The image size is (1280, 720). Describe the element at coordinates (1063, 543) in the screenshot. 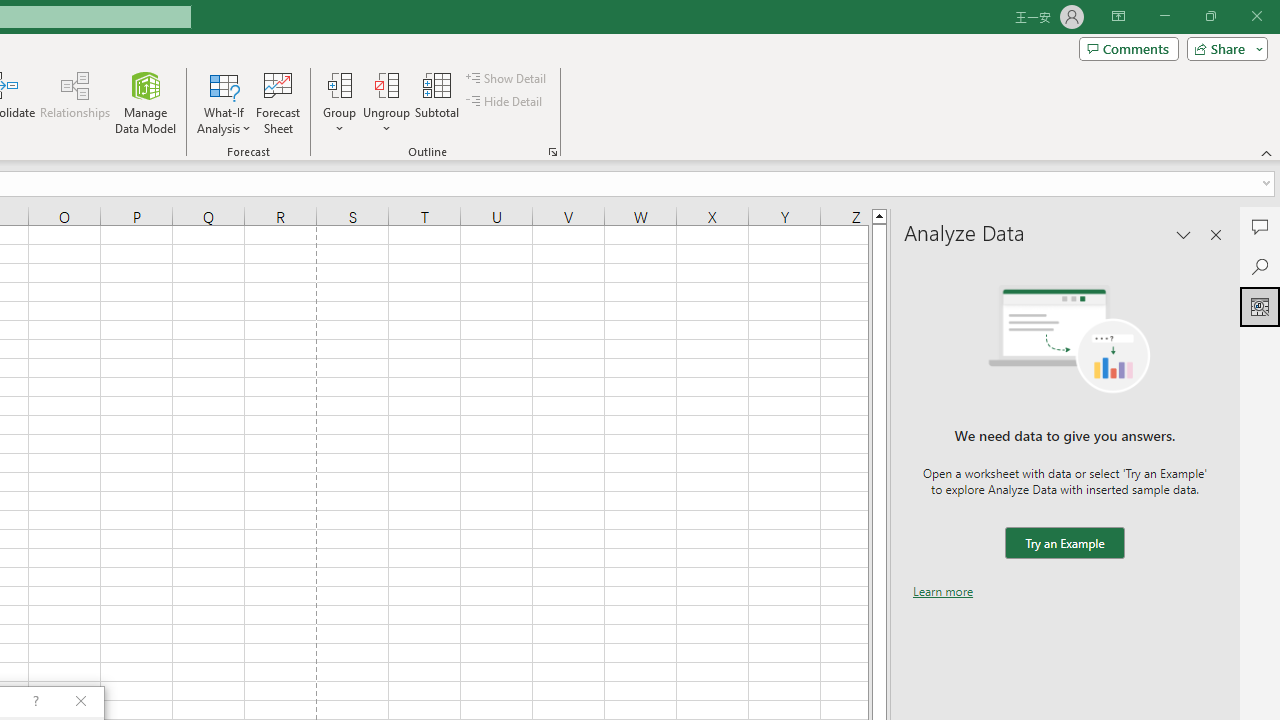

I see `'We need data to give you answers. Try an Example'` at that location.